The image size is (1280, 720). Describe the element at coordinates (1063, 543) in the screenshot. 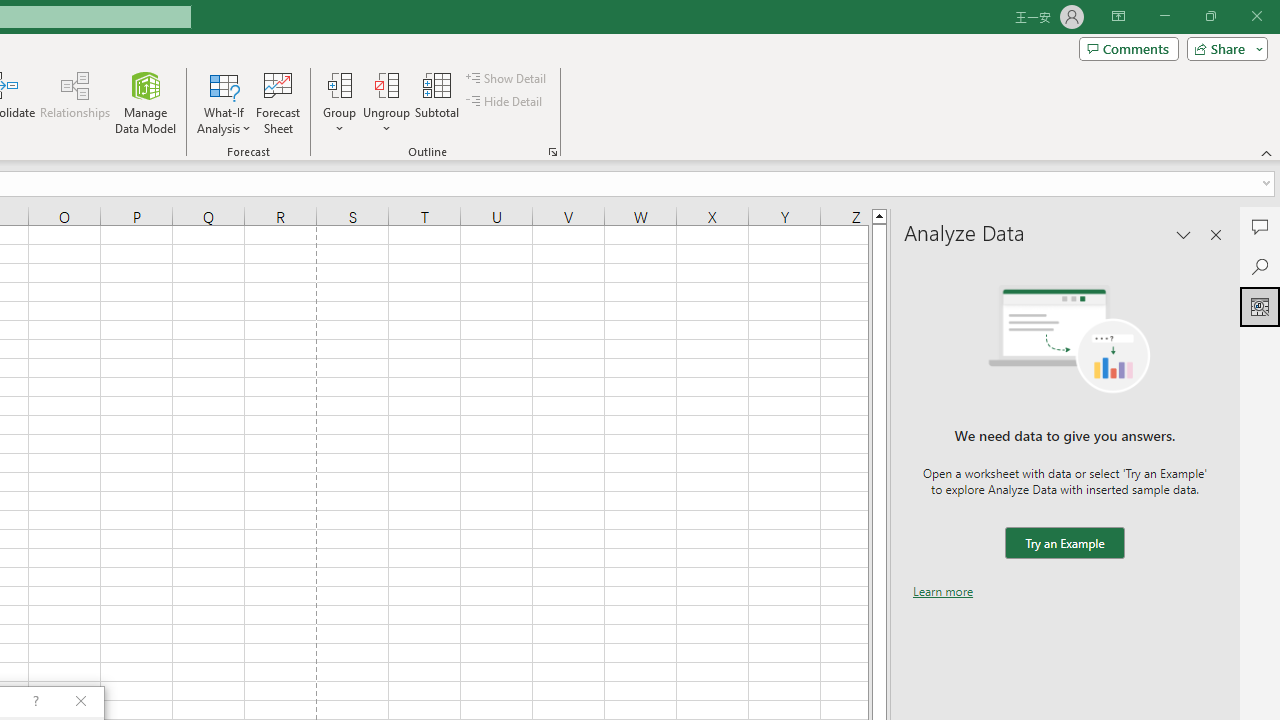

I see `'We need data to give you answers. Try an Example'` at that location.